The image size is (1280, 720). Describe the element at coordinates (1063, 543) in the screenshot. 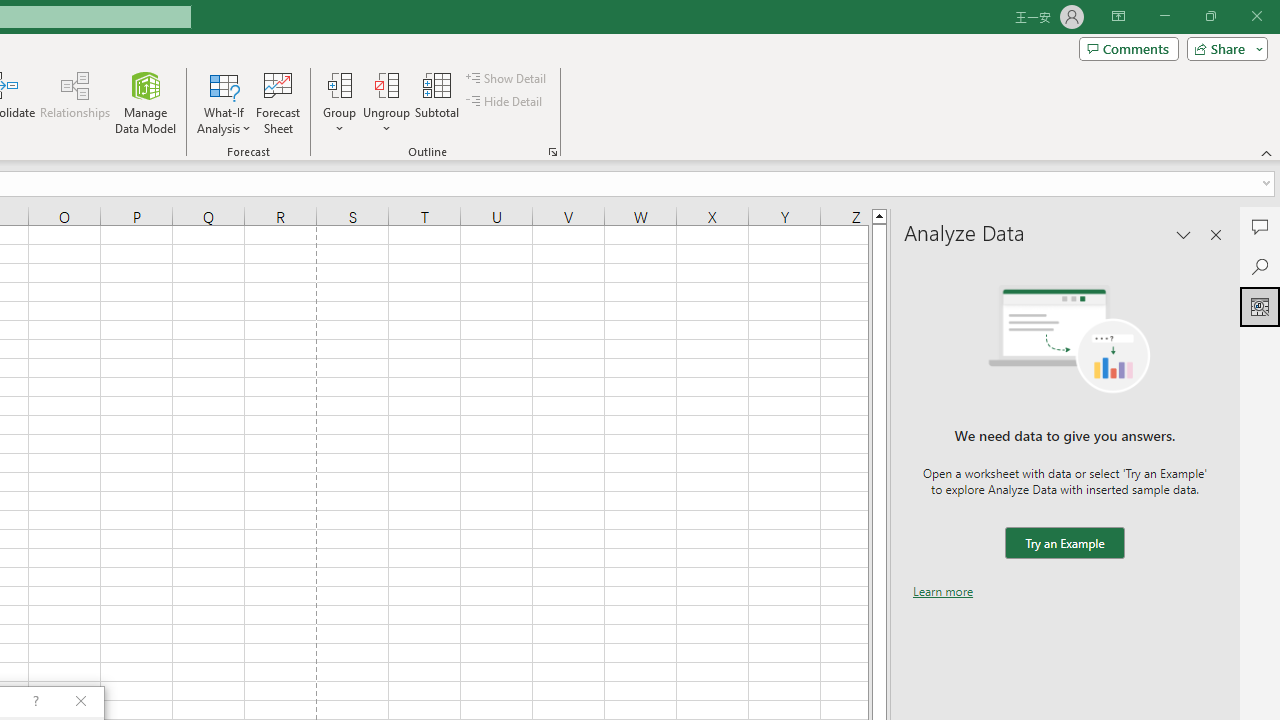

I see `'We need data to give you answers. Try an Example'` at that location.